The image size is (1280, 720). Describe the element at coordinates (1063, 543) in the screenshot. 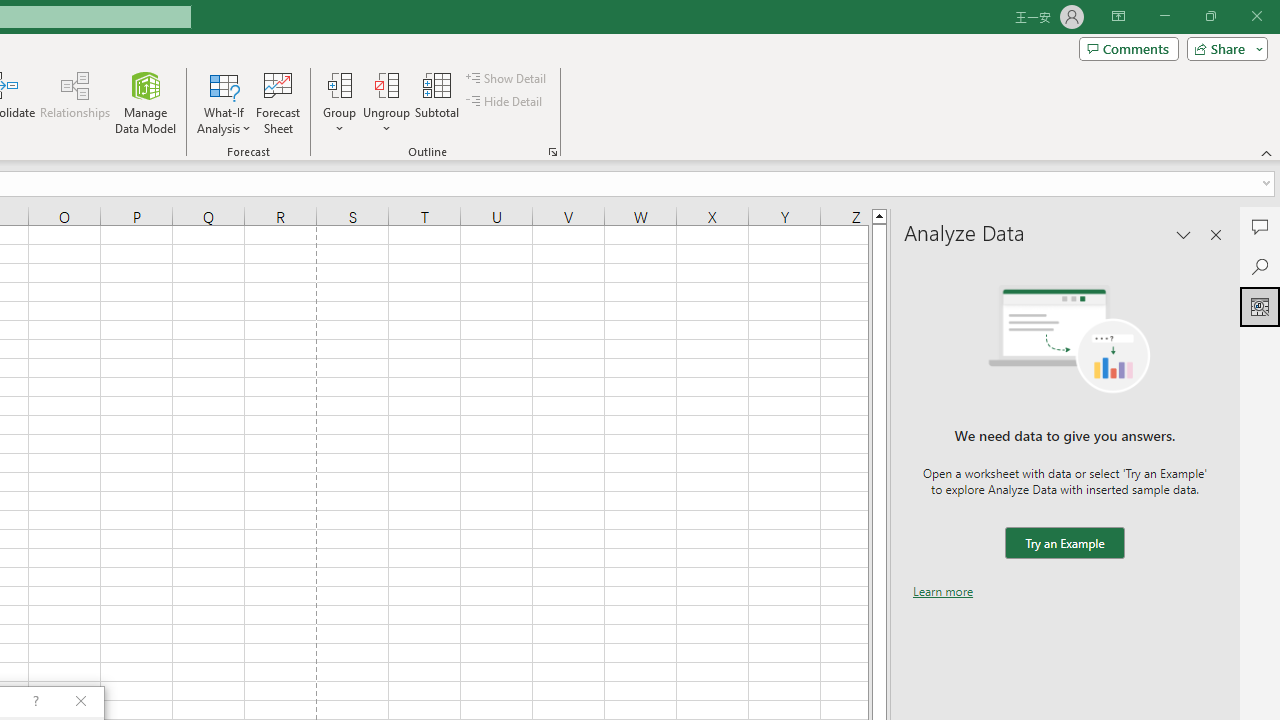

I see `'We need data to give you answers. Try an Example'` at that location.